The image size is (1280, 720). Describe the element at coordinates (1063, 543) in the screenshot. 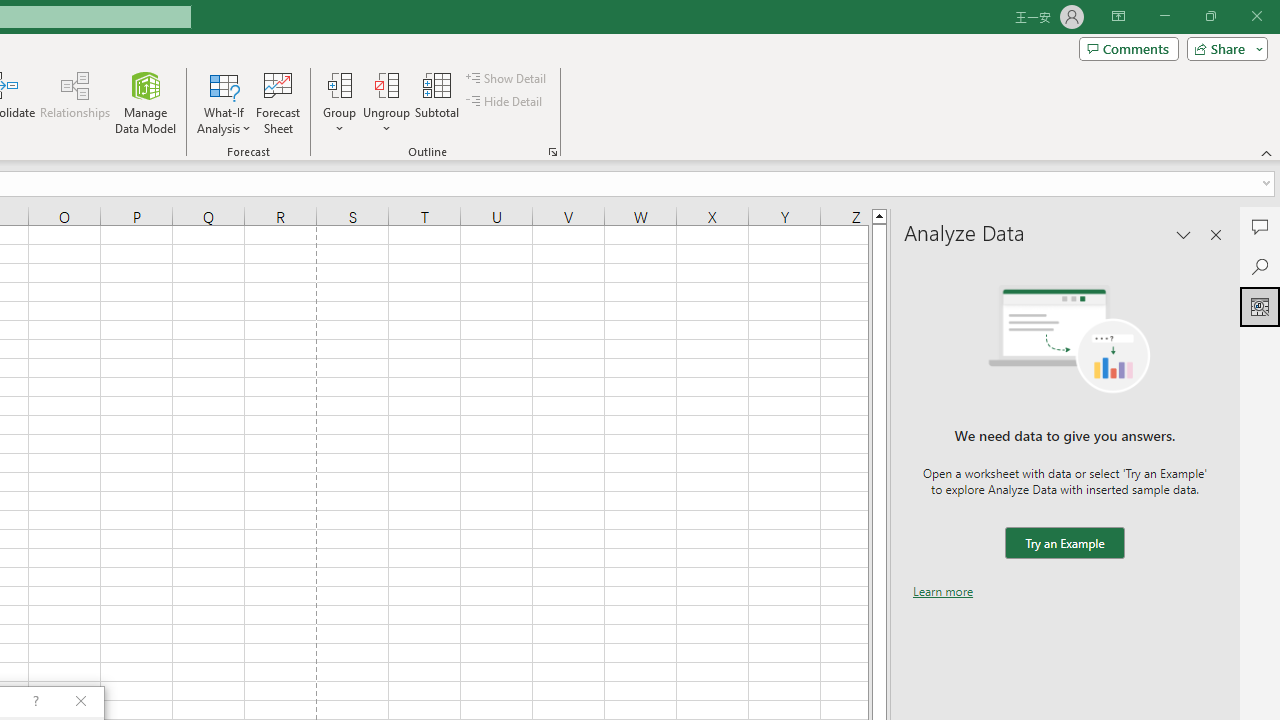

I see `'We need data to give you answers. Try an Example'` at that location.